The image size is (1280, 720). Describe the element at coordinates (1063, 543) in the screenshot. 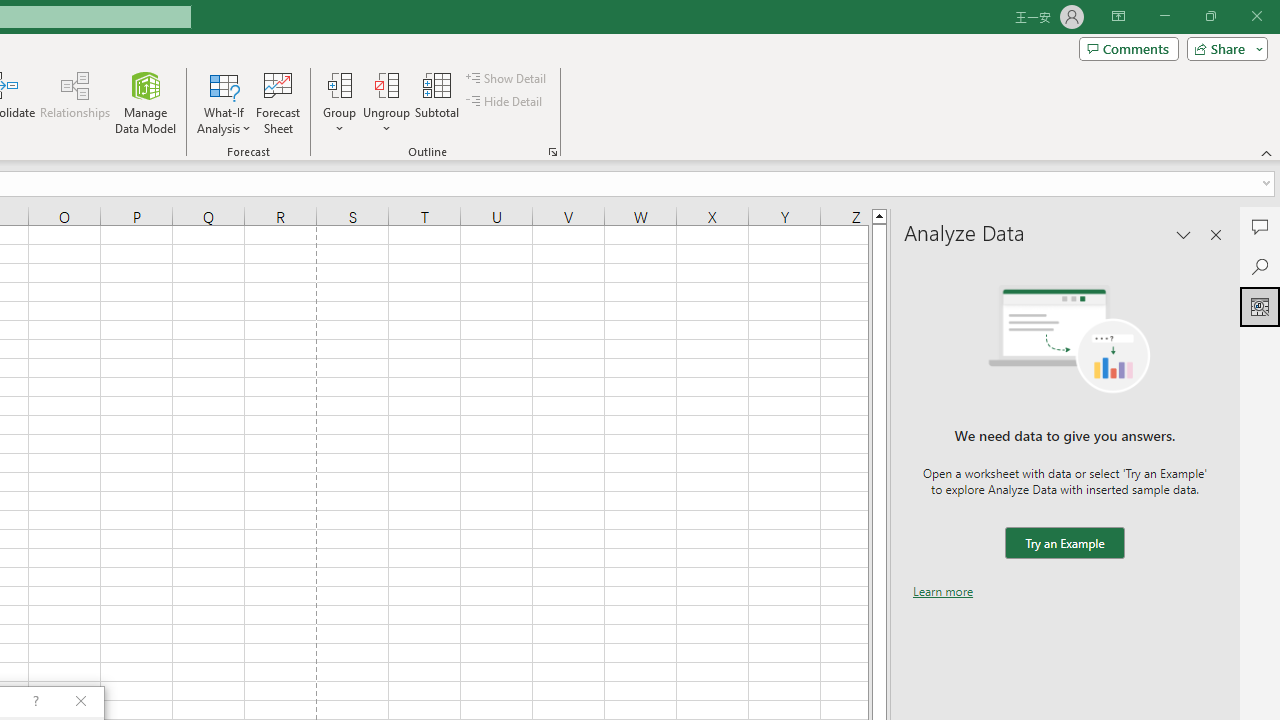

I see `'We need data to give you answers. Try an Example'` at that location.